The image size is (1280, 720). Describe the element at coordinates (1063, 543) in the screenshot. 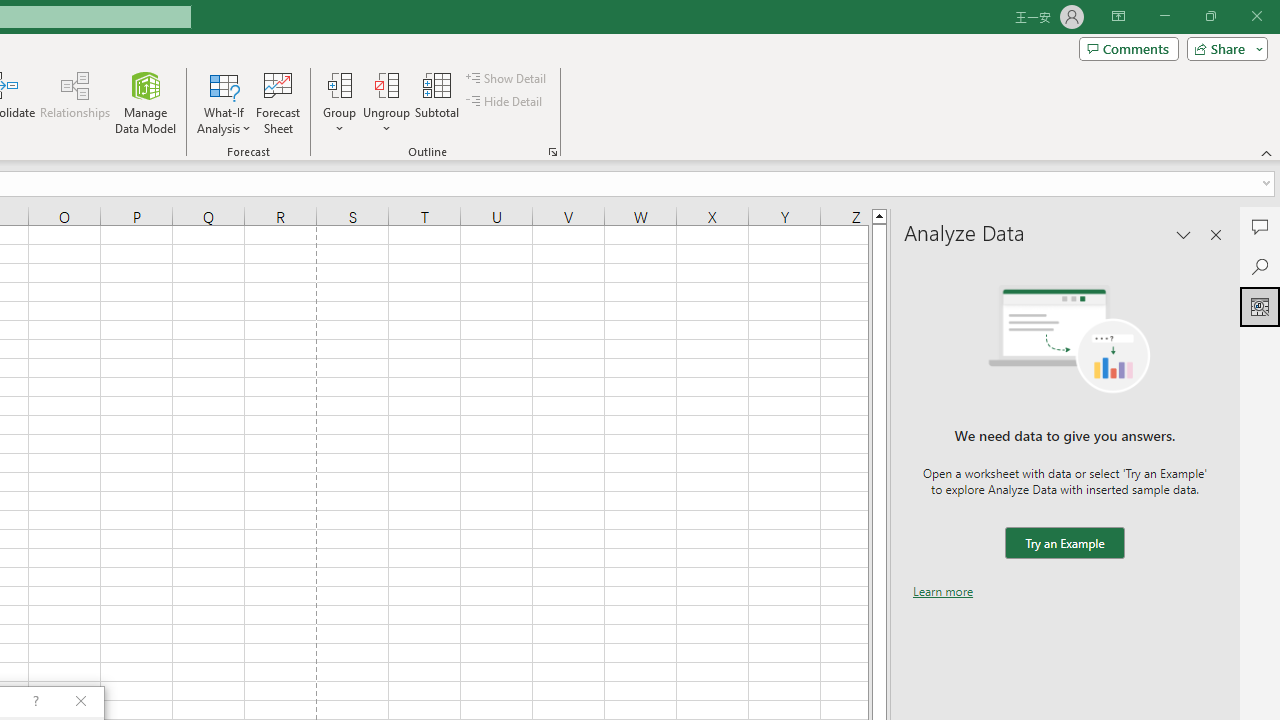

I see `'We need data to give you answers. Try an Example'` at that location.